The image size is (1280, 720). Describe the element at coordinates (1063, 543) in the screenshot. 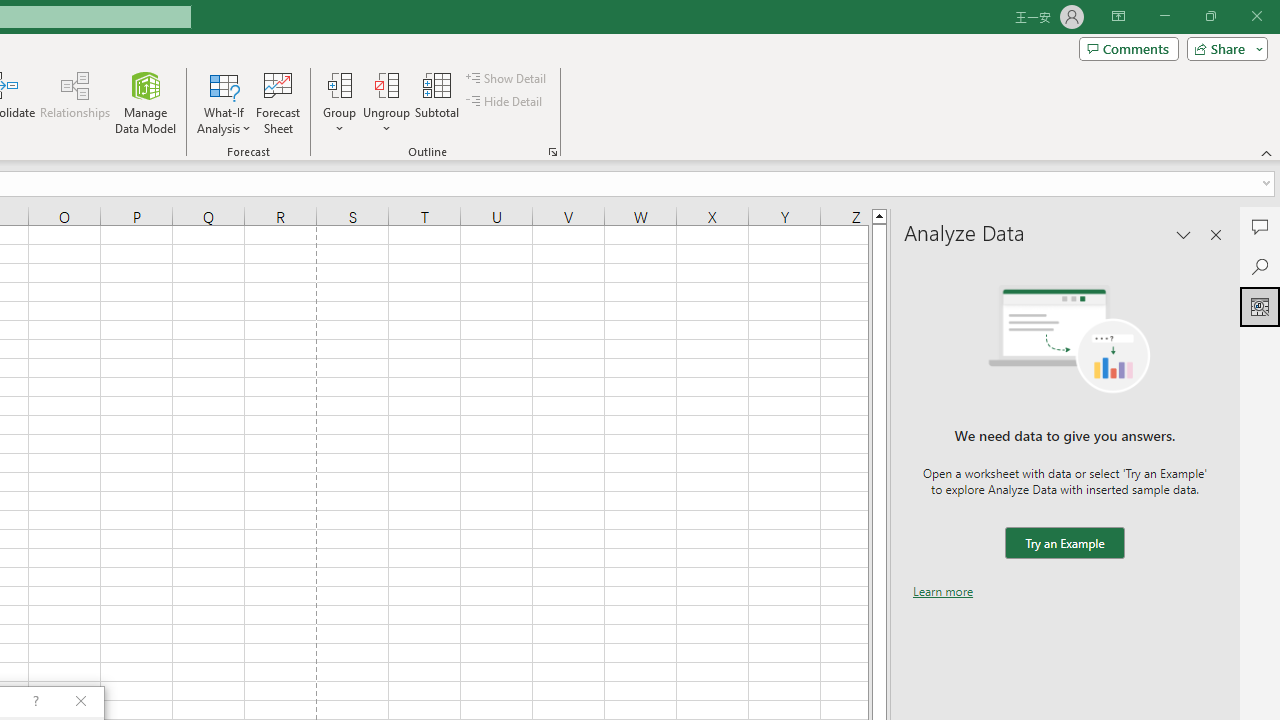

I see `'We need data to give you answers. Try an Example'` at that location.